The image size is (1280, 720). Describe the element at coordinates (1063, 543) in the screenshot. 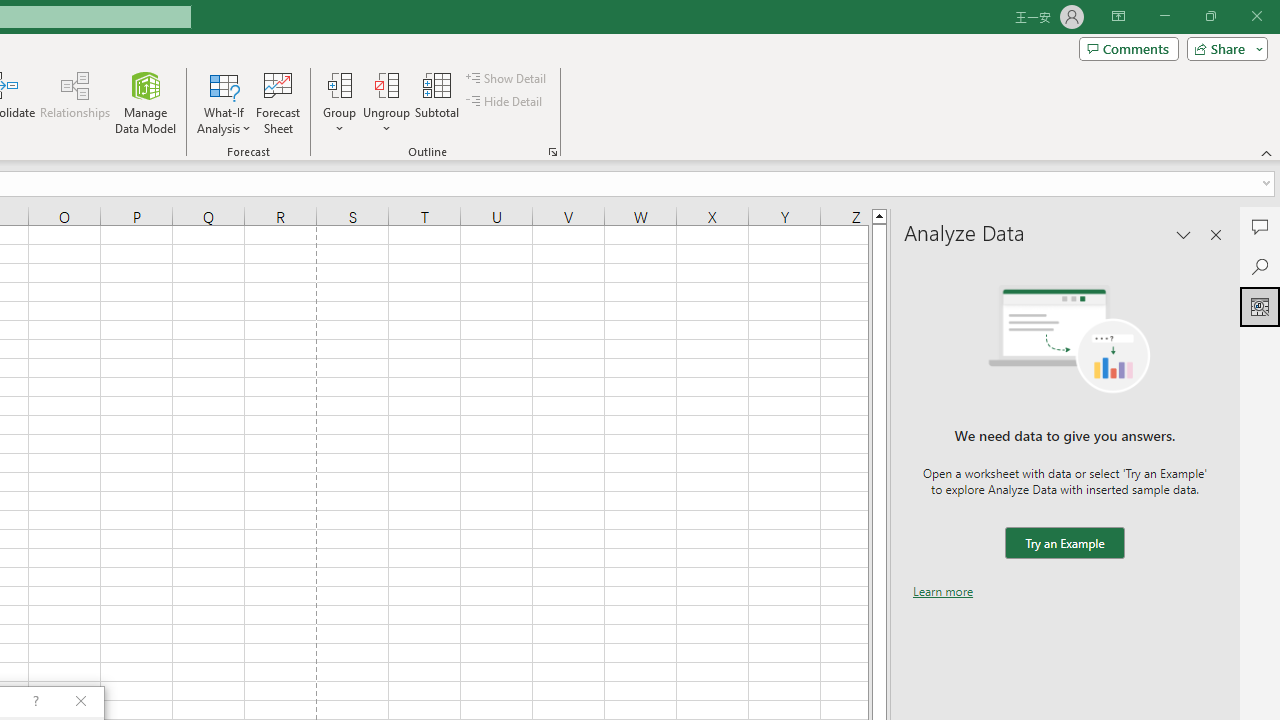

I see `'We need data to give you answers. Try an Example'` at that location.